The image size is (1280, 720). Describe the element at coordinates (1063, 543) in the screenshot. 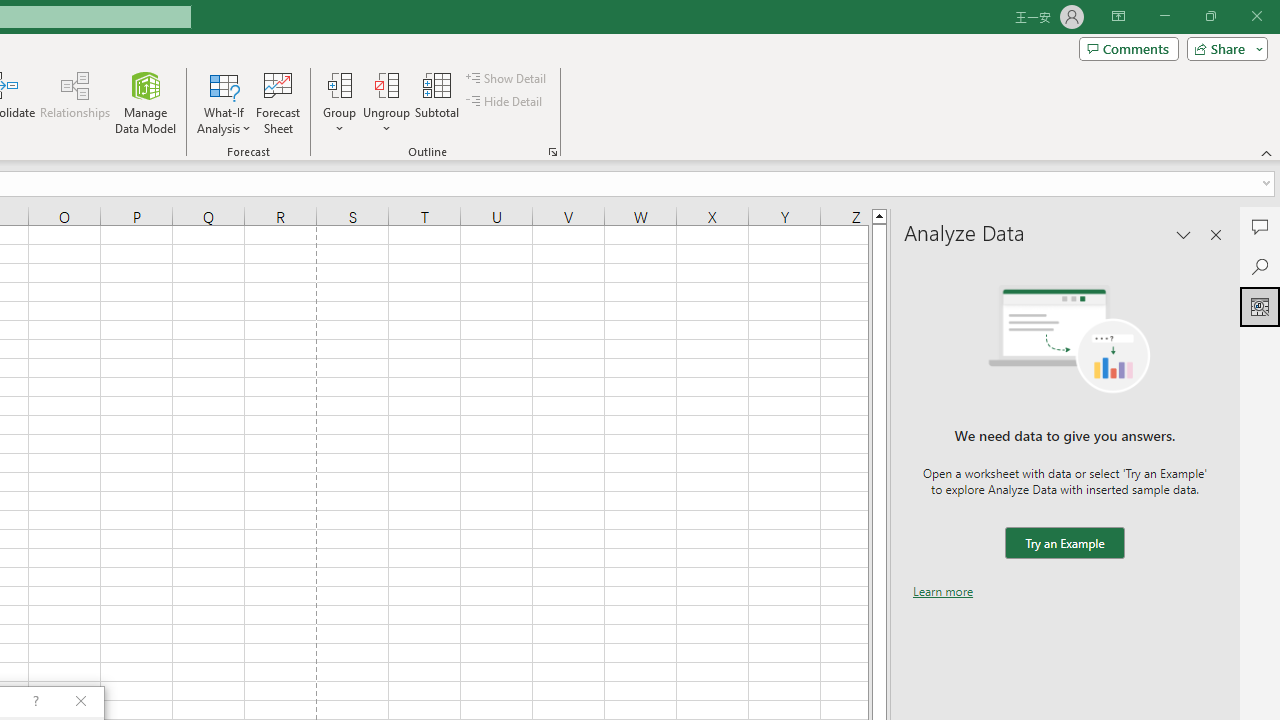

I see `'We need data to give you answers. Try an Example'` at that location.